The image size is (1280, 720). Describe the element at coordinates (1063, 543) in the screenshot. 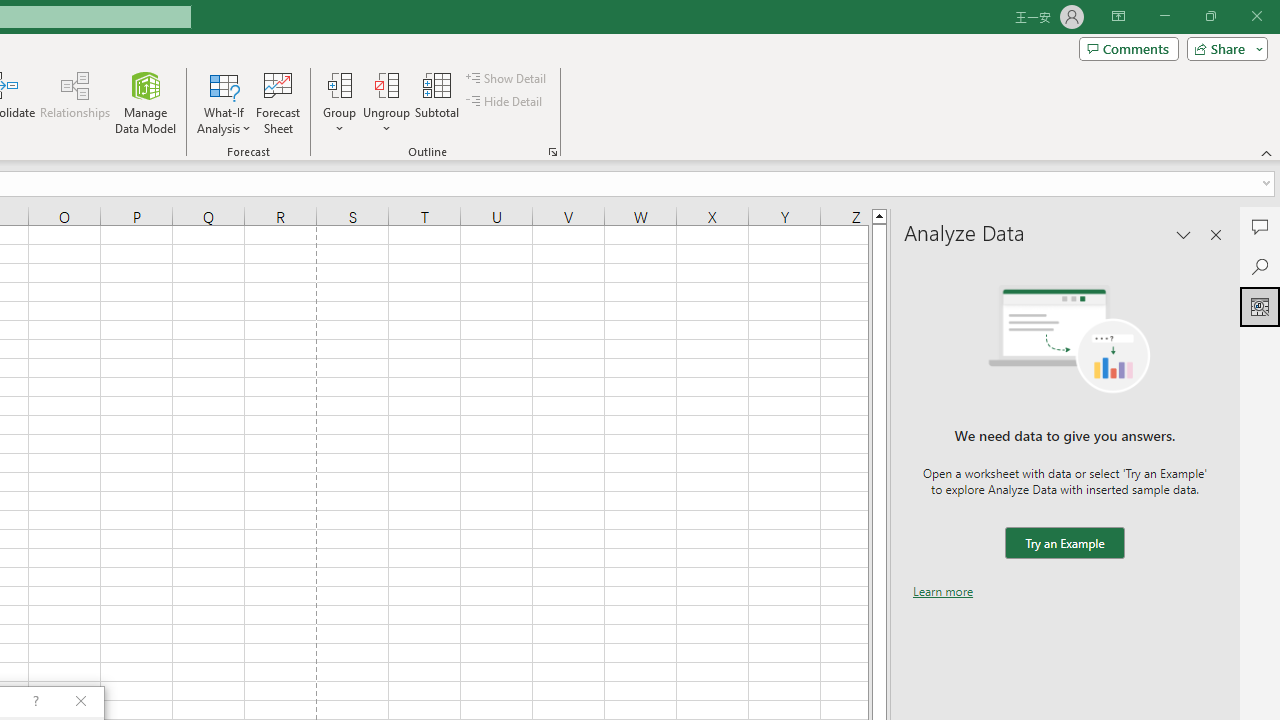

I see `'We need data to give you answers. Try an Example'` at that location.